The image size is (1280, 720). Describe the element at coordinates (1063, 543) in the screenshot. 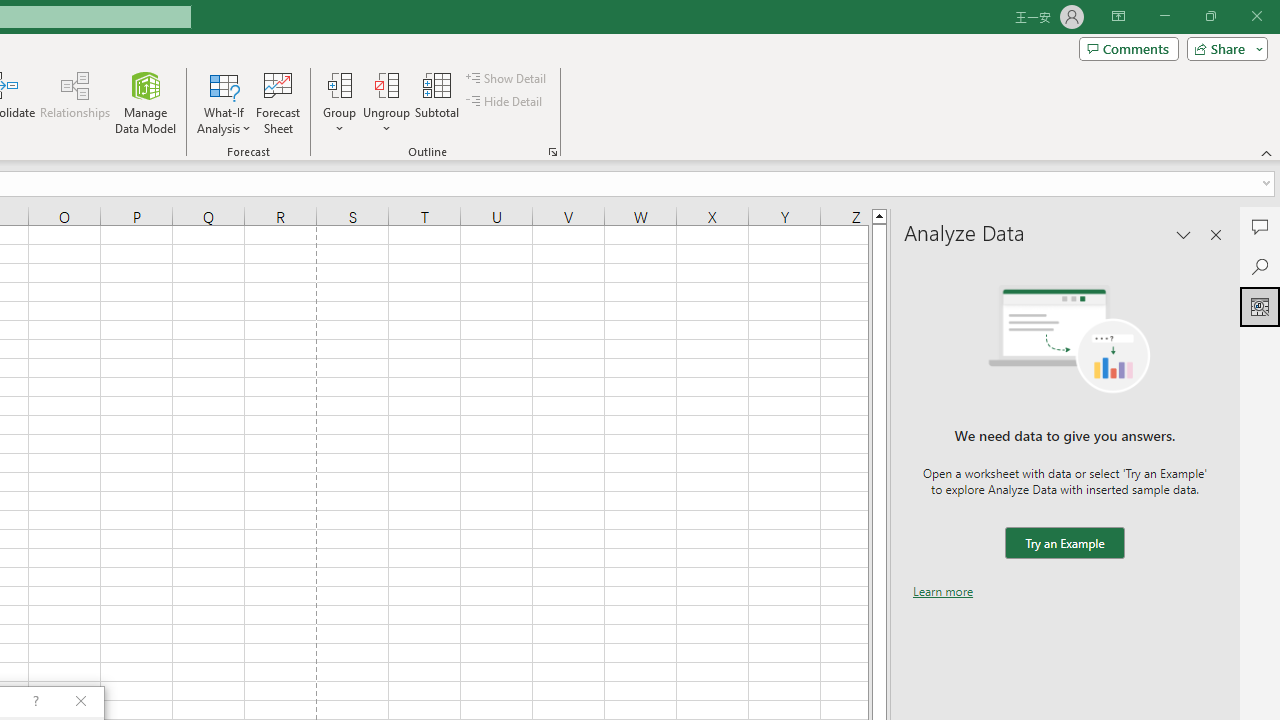

I see `'We need data to give you answers. Try an Example'` at that location.